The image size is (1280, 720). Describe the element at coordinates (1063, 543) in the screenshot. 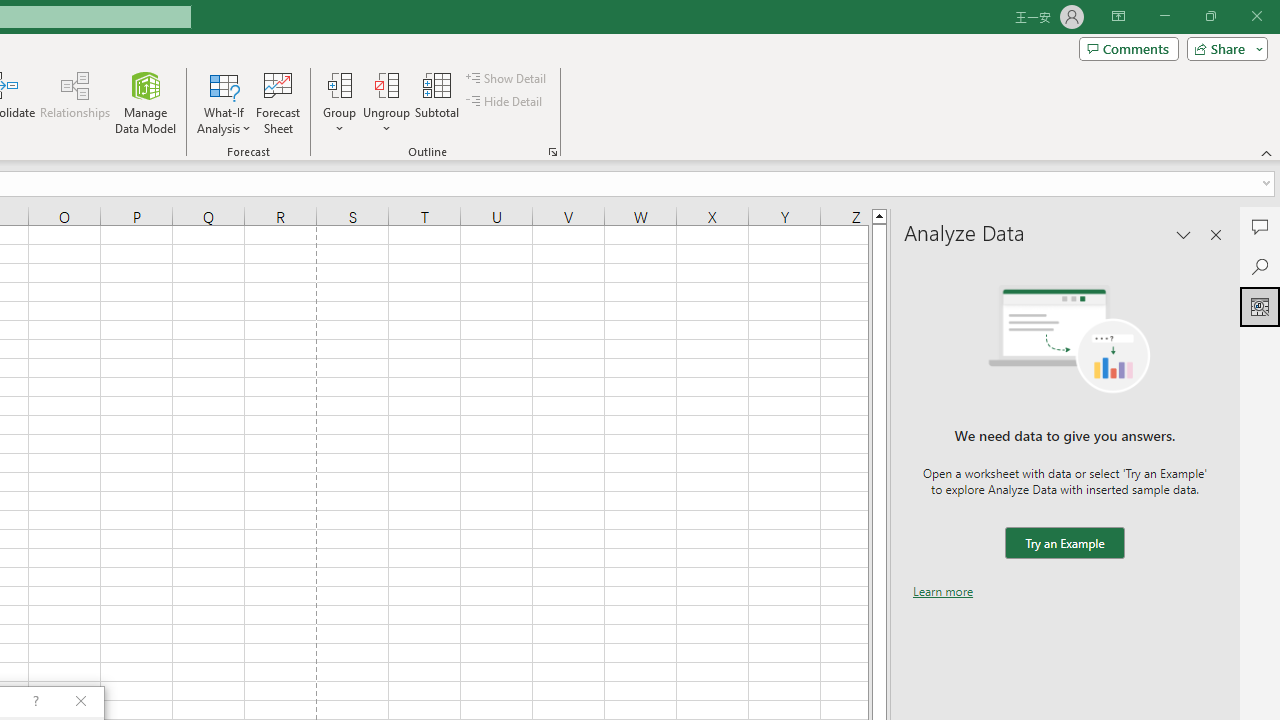

I see `'We need data to give you answers. Try an Example'` at that location.